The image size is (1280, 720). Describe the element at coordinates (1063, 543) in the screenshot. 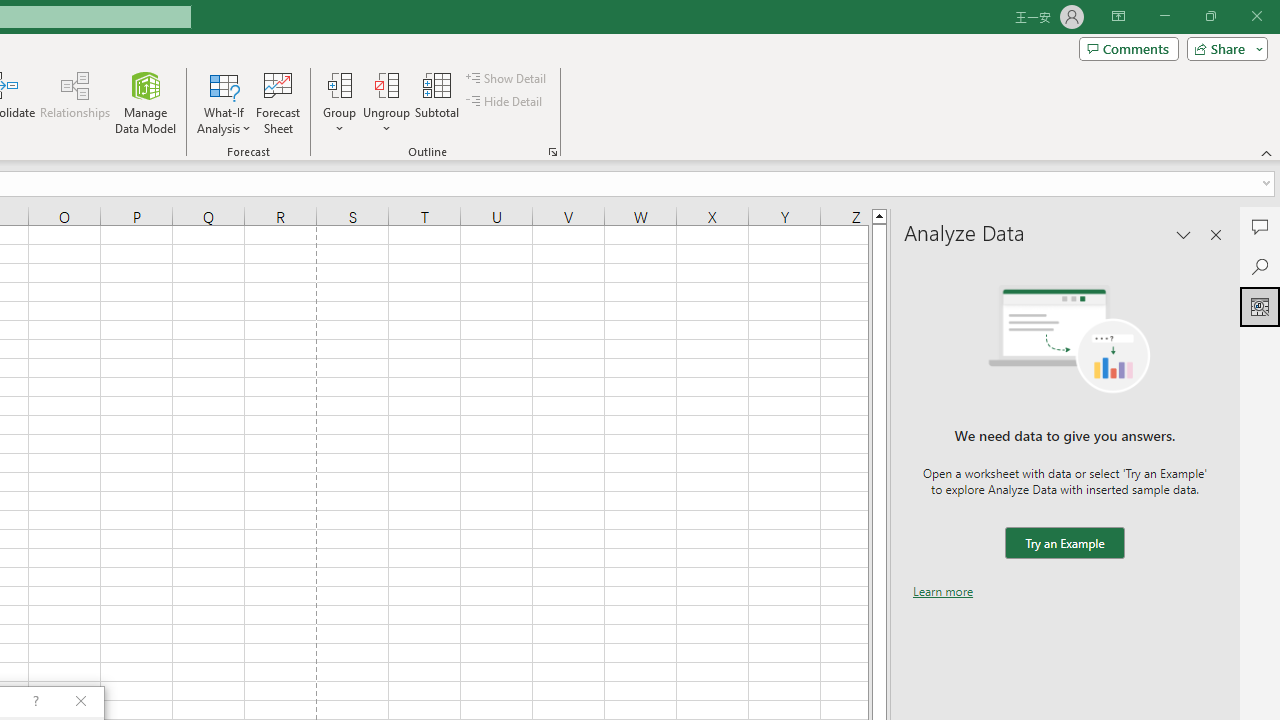

I see `'We need data to give you answers. Try an Example'` at that location.